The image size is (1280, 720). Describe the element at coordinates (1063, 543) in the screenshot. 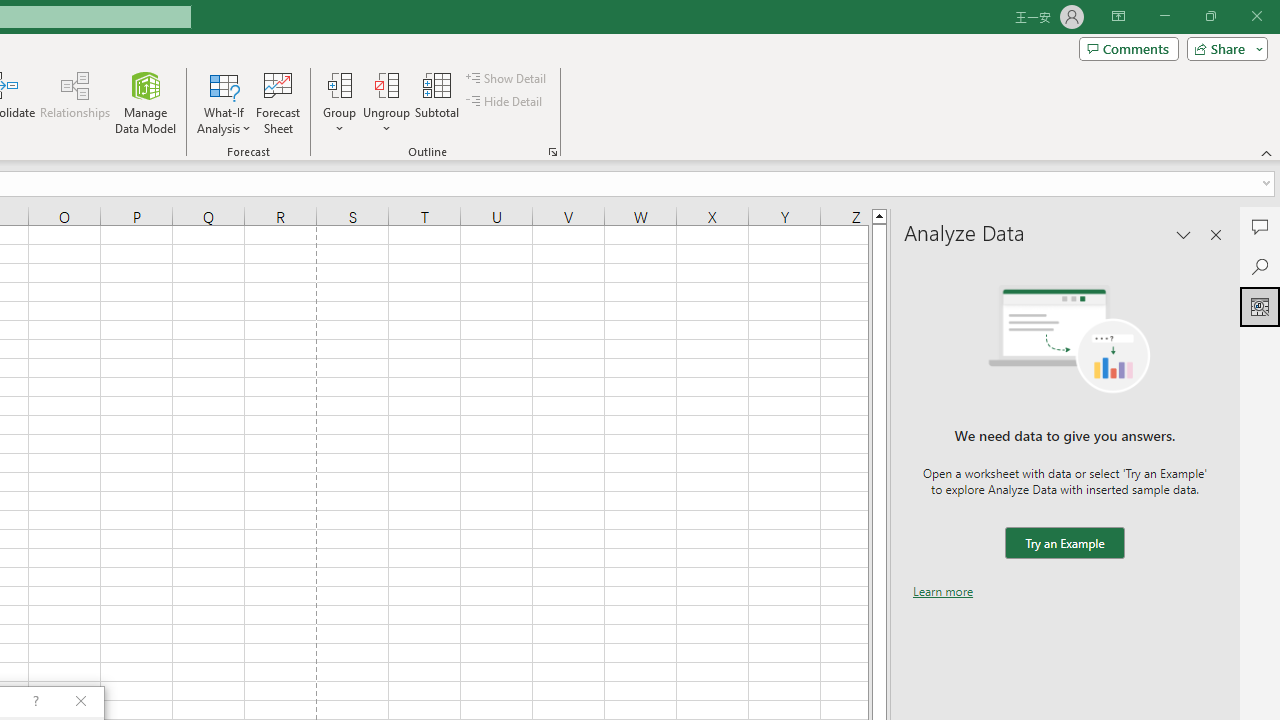

I see `'We need data to give you answers. Try an Example'` at that location.